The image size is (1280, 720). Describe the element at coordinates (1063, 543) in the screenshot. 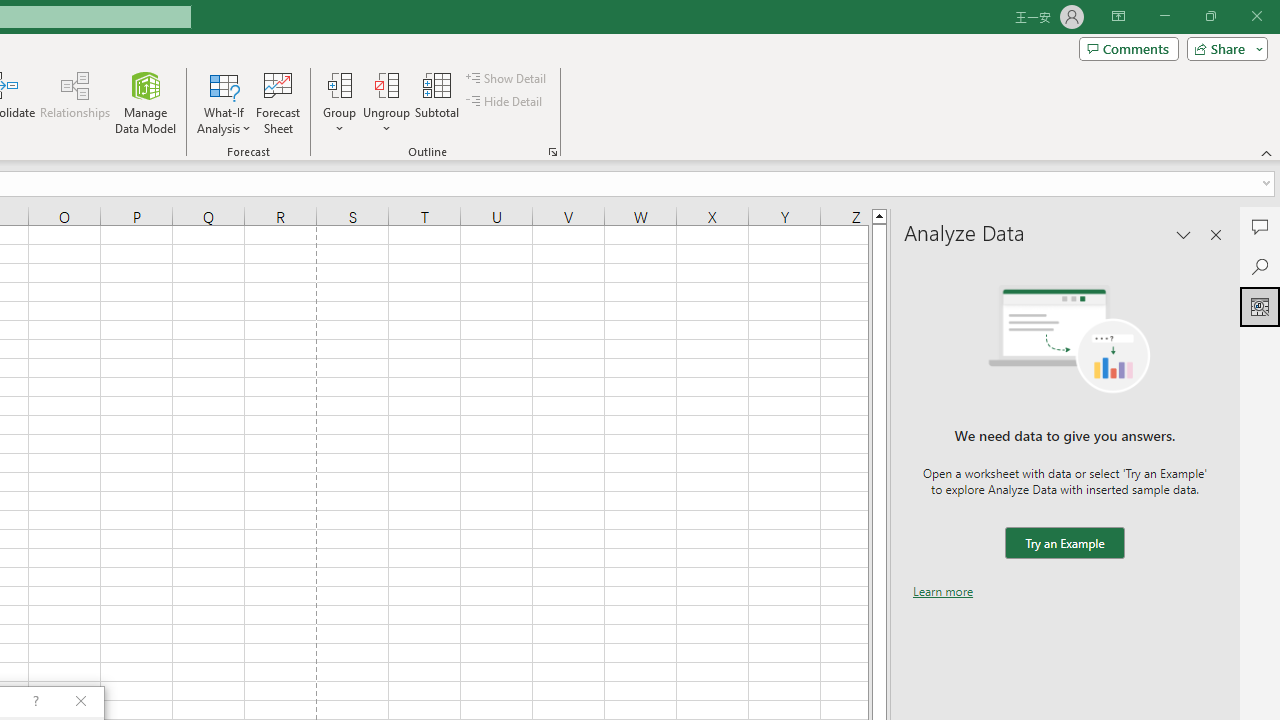

I see `'We need data to give you answers. Try an Example'` at that location.